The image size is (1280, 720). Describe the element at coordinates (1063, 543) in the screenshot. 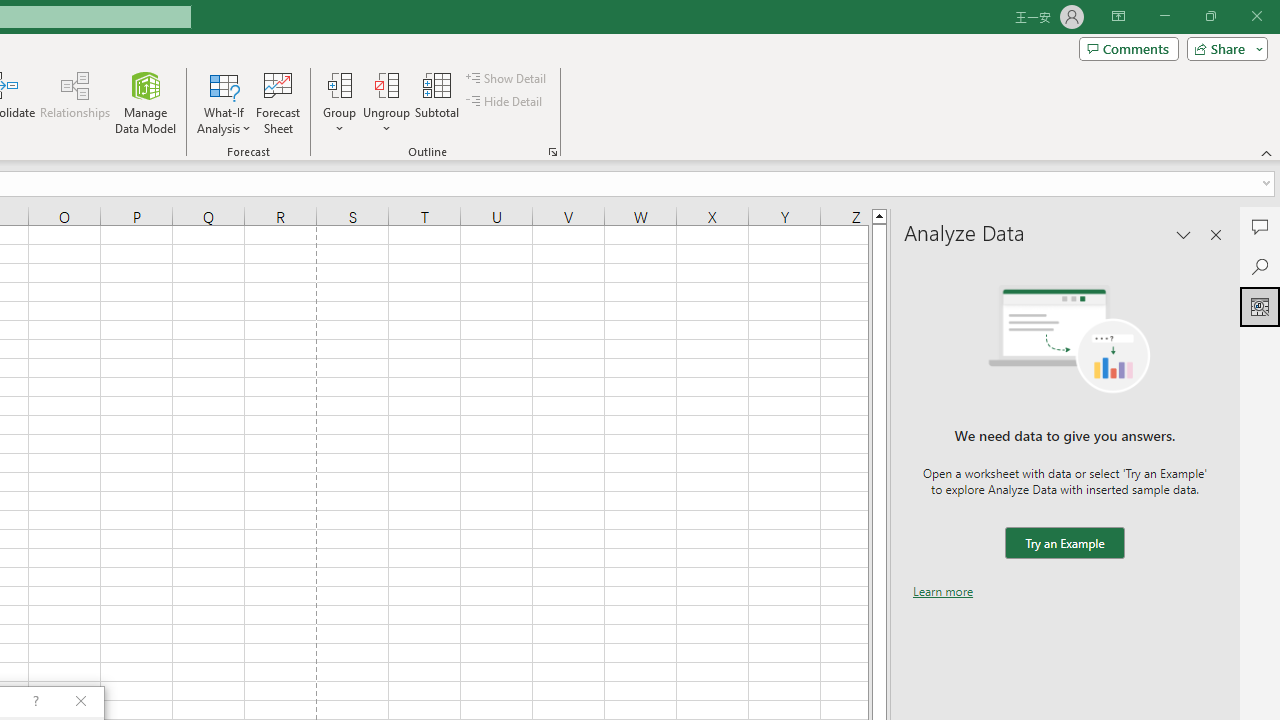

I see `'We need data to give you answers. Try an Example'` at that location.